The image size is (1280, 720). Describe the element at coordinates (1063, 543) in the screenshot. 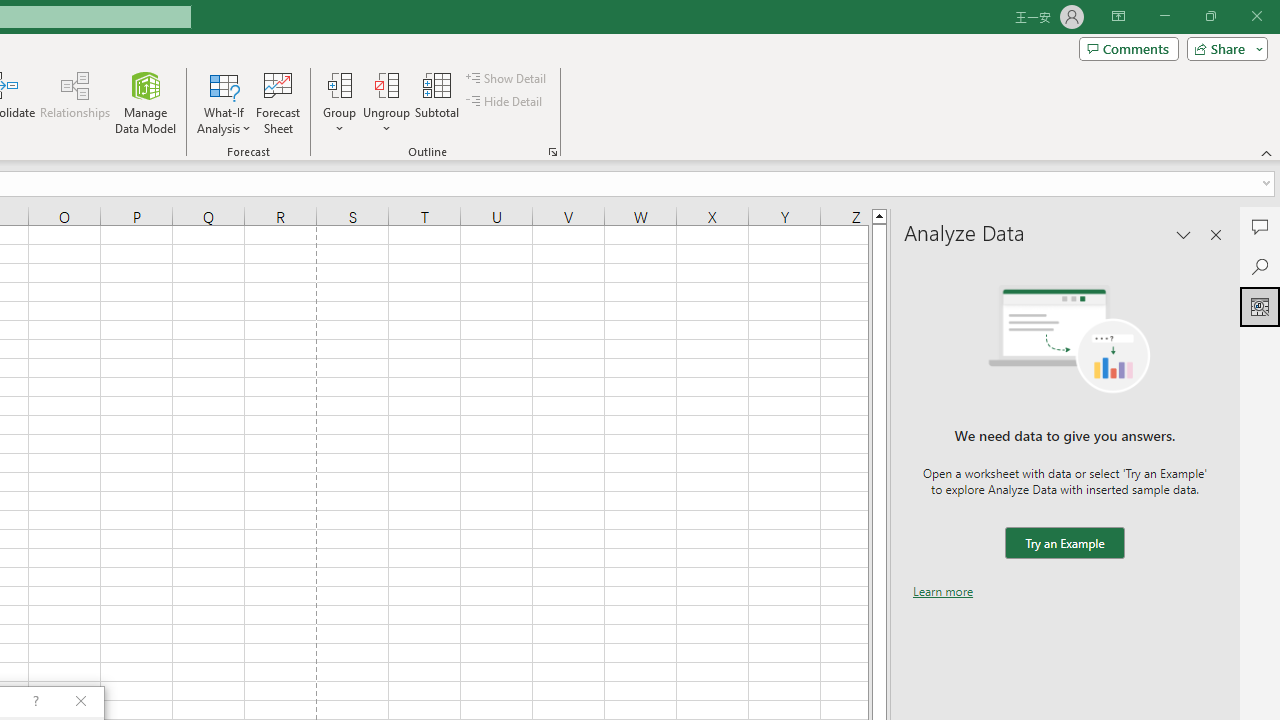

I see `'We need data to give you answers. Try an Example'` at that location.